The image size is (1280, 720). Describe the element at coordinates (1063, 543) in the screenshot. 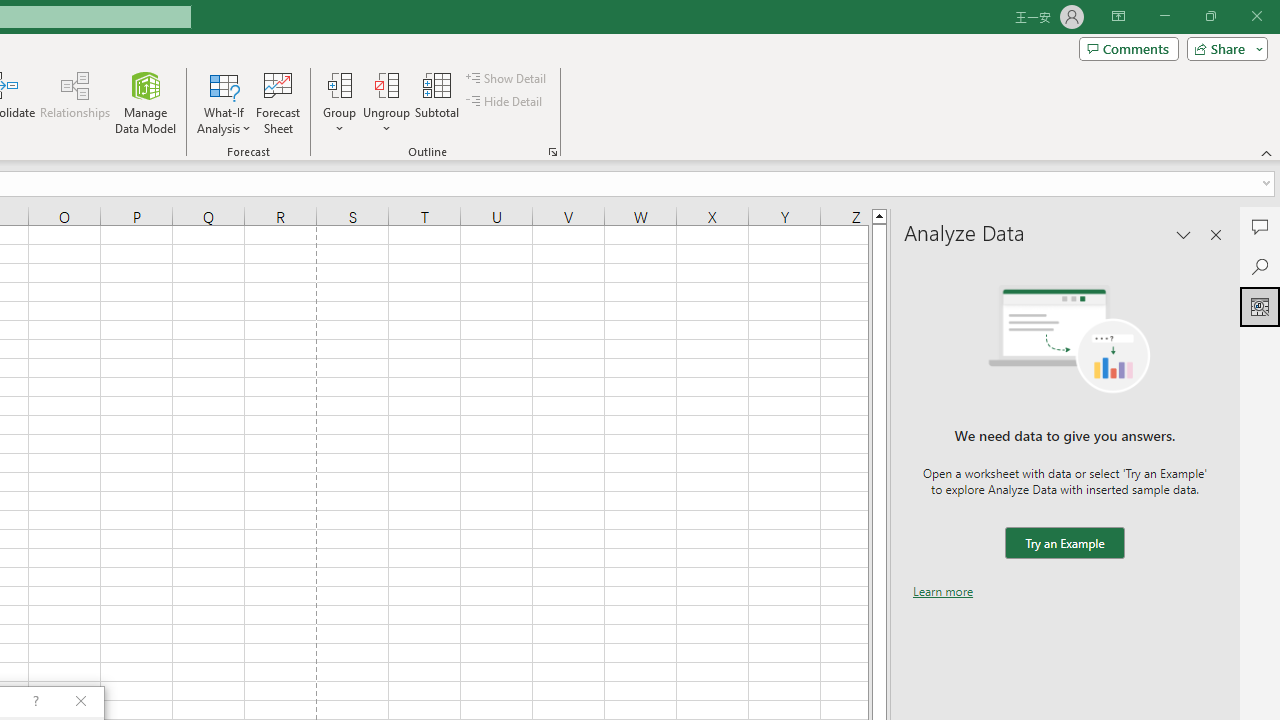

I see `'We need data to give you answers. Try an Example'` at that location.